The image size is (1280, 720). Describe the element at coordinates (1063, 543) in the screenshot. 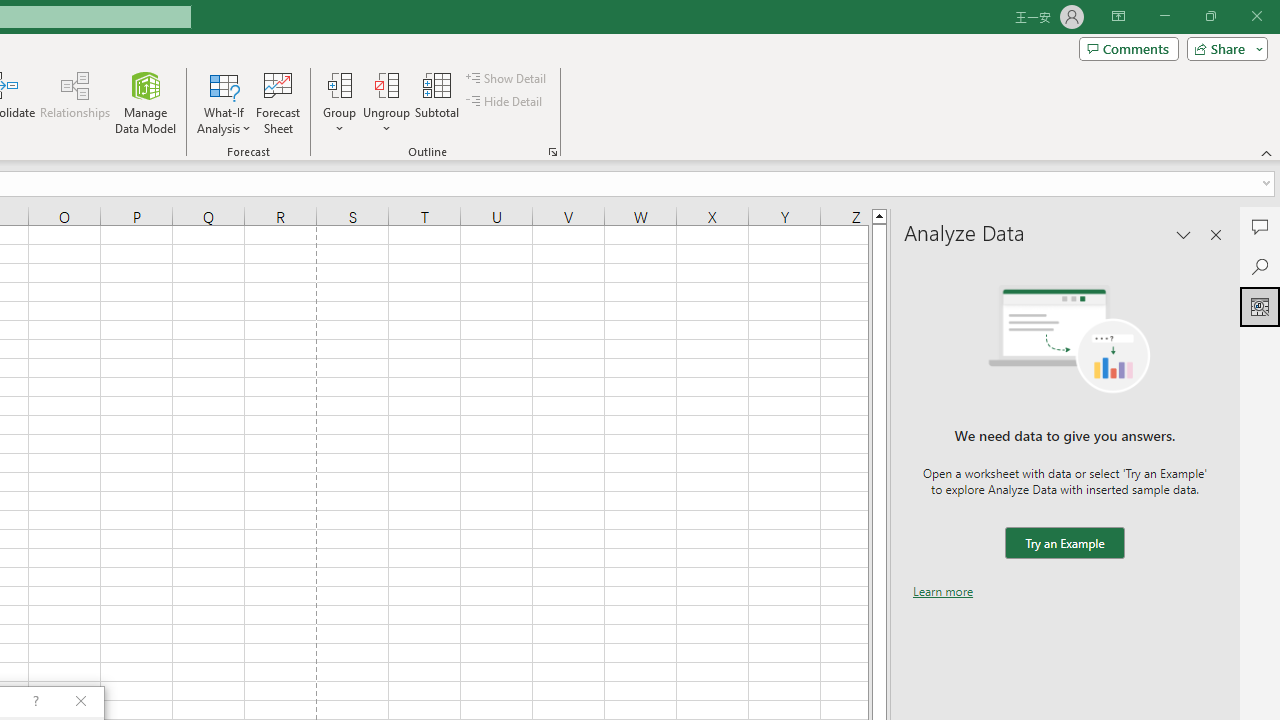

I see `'We need data to give you answers. Try an Example'` at that location.